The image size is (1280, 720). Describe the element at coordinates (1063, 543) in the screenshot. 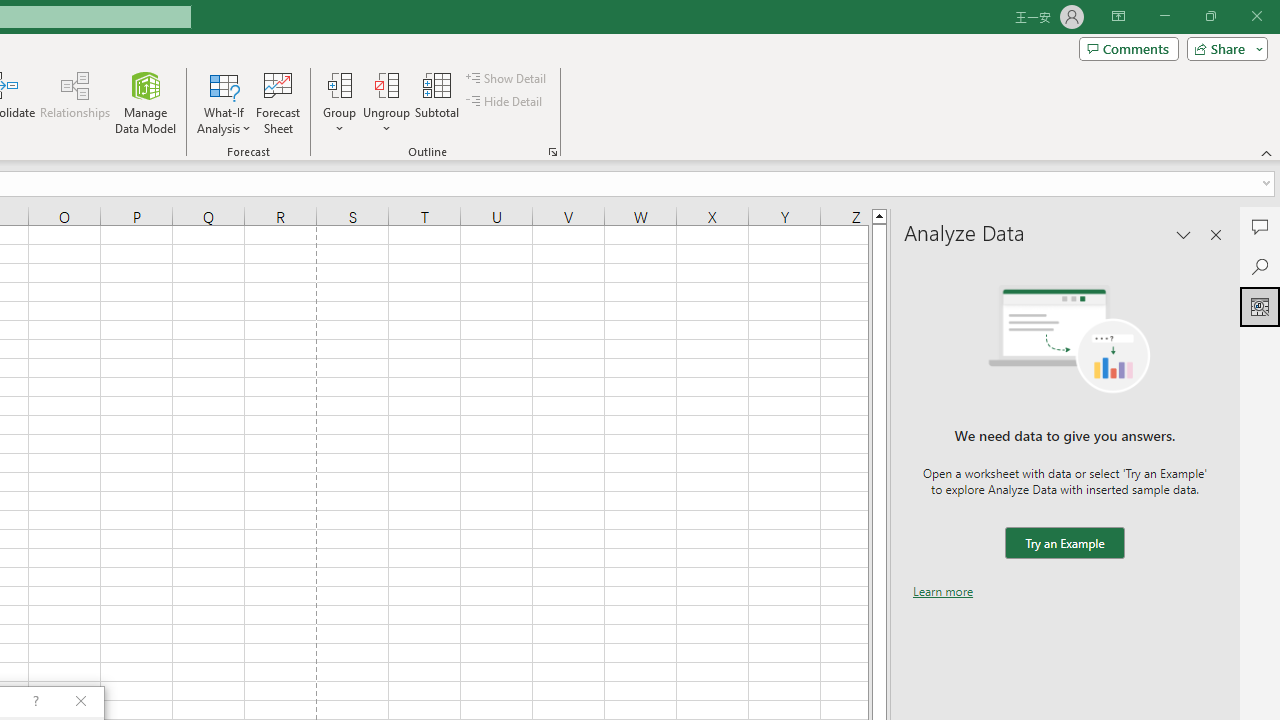

I see `'We need data to give you answers. Try an Example'` at that location.